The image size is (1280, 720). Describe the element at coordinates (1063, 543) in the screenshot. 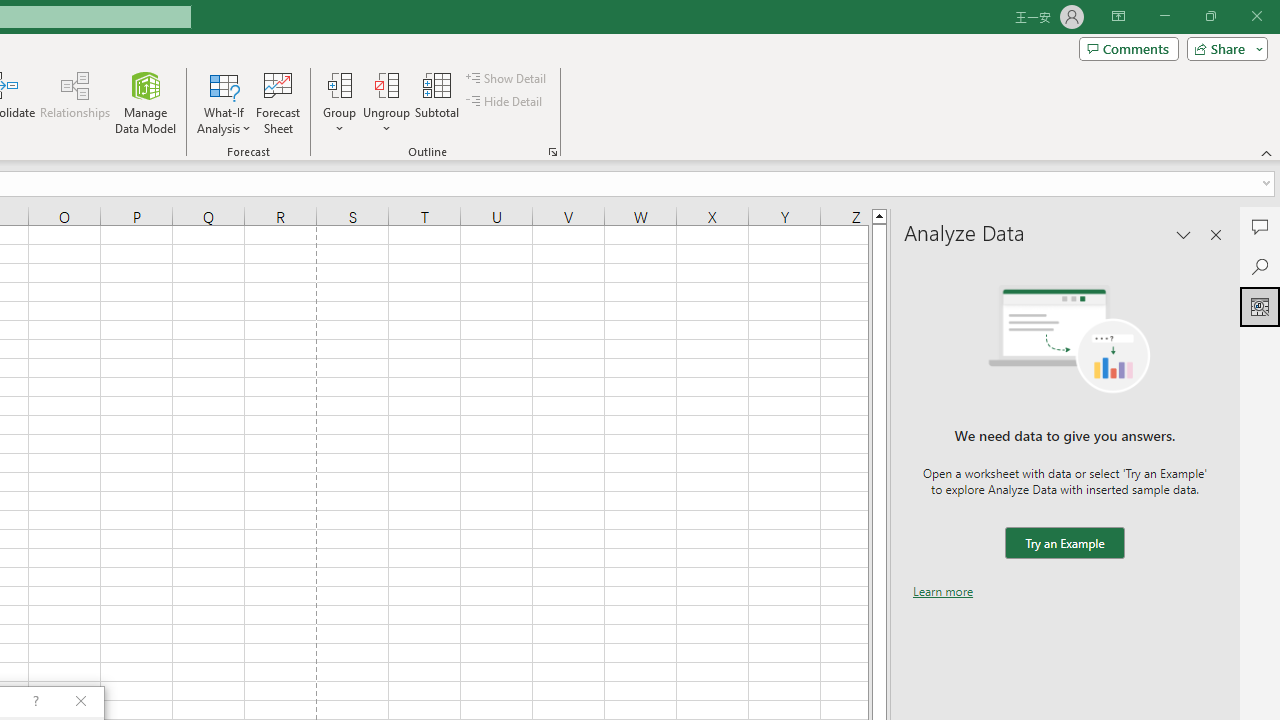

I see `'We need data to give you answers. Try an Example'` at that location.